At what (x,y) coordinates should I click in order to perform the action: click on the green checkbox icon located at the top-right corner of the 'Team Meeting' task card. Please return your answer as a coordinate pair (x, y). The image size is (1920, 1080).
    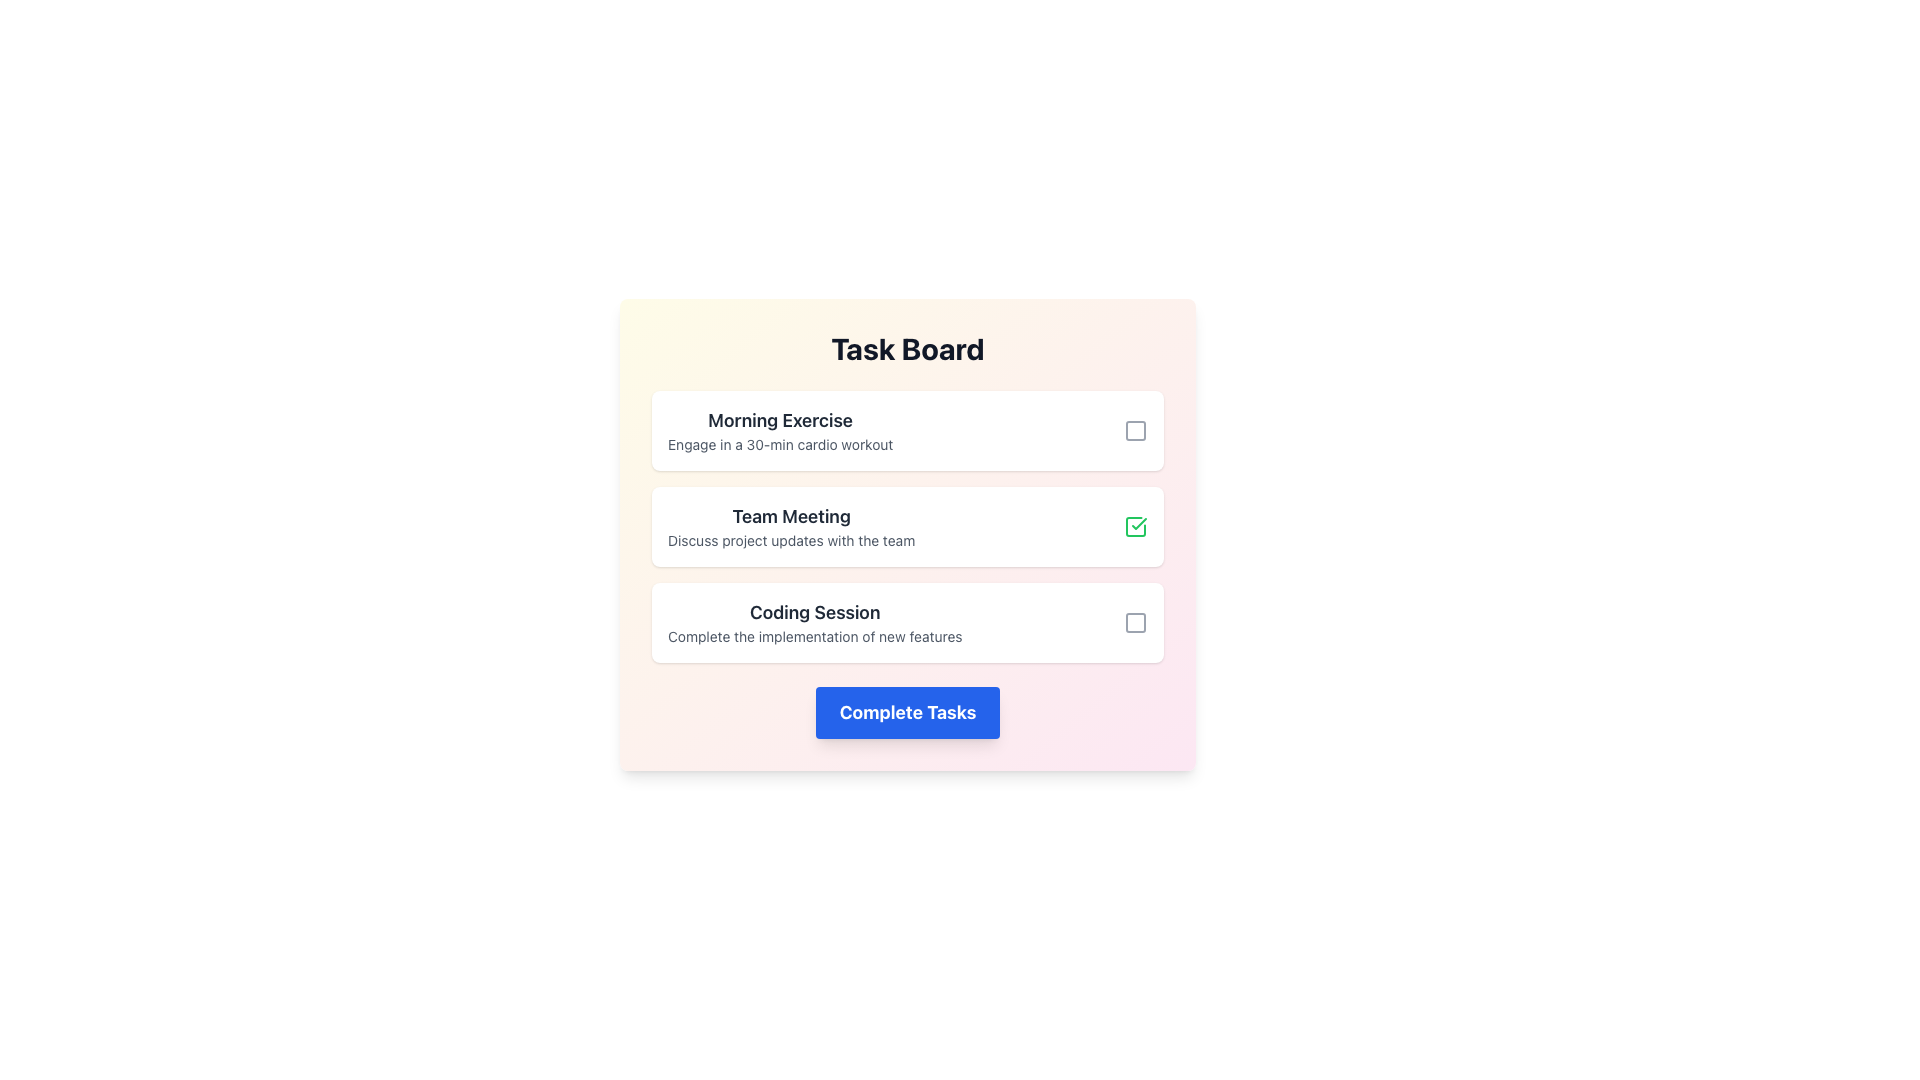
    Looking at the image, I should click on (1136, 526).